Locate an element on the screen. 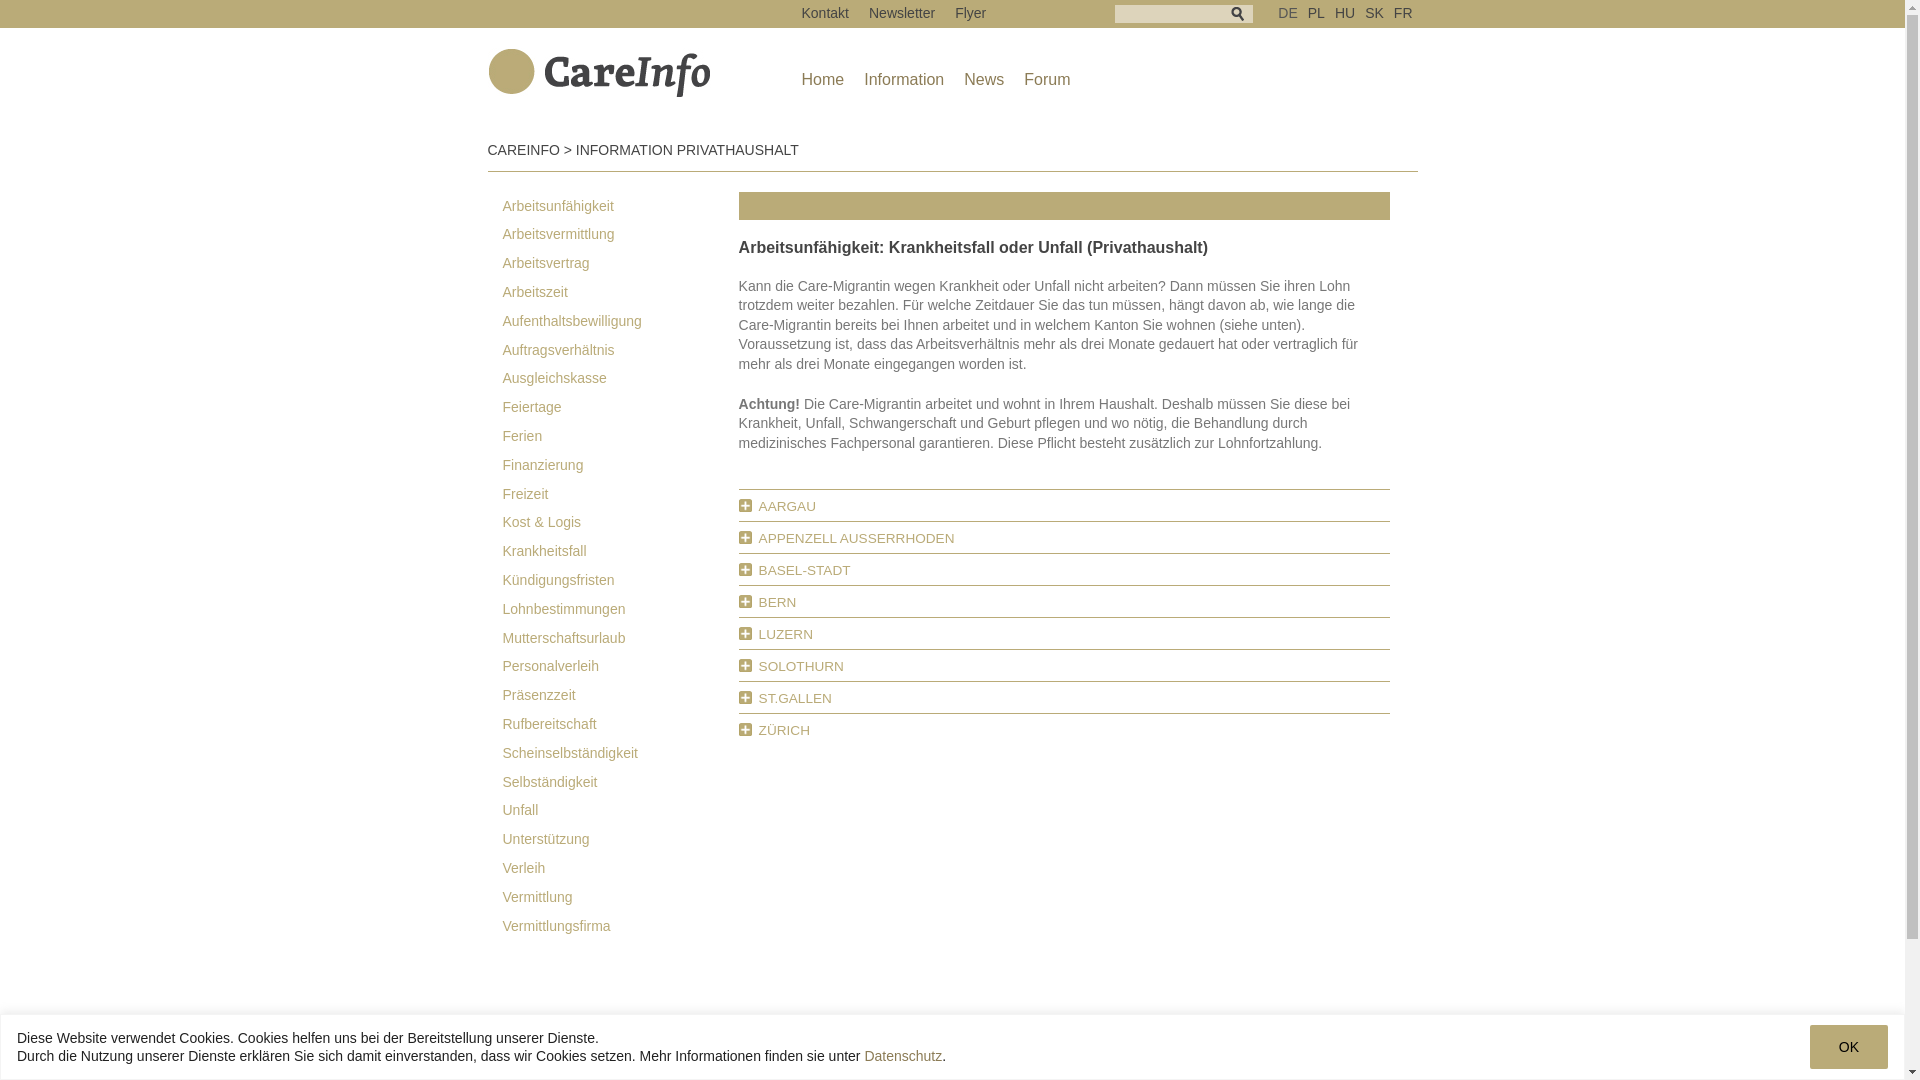  'Home' is located at coordinates (823, 78).